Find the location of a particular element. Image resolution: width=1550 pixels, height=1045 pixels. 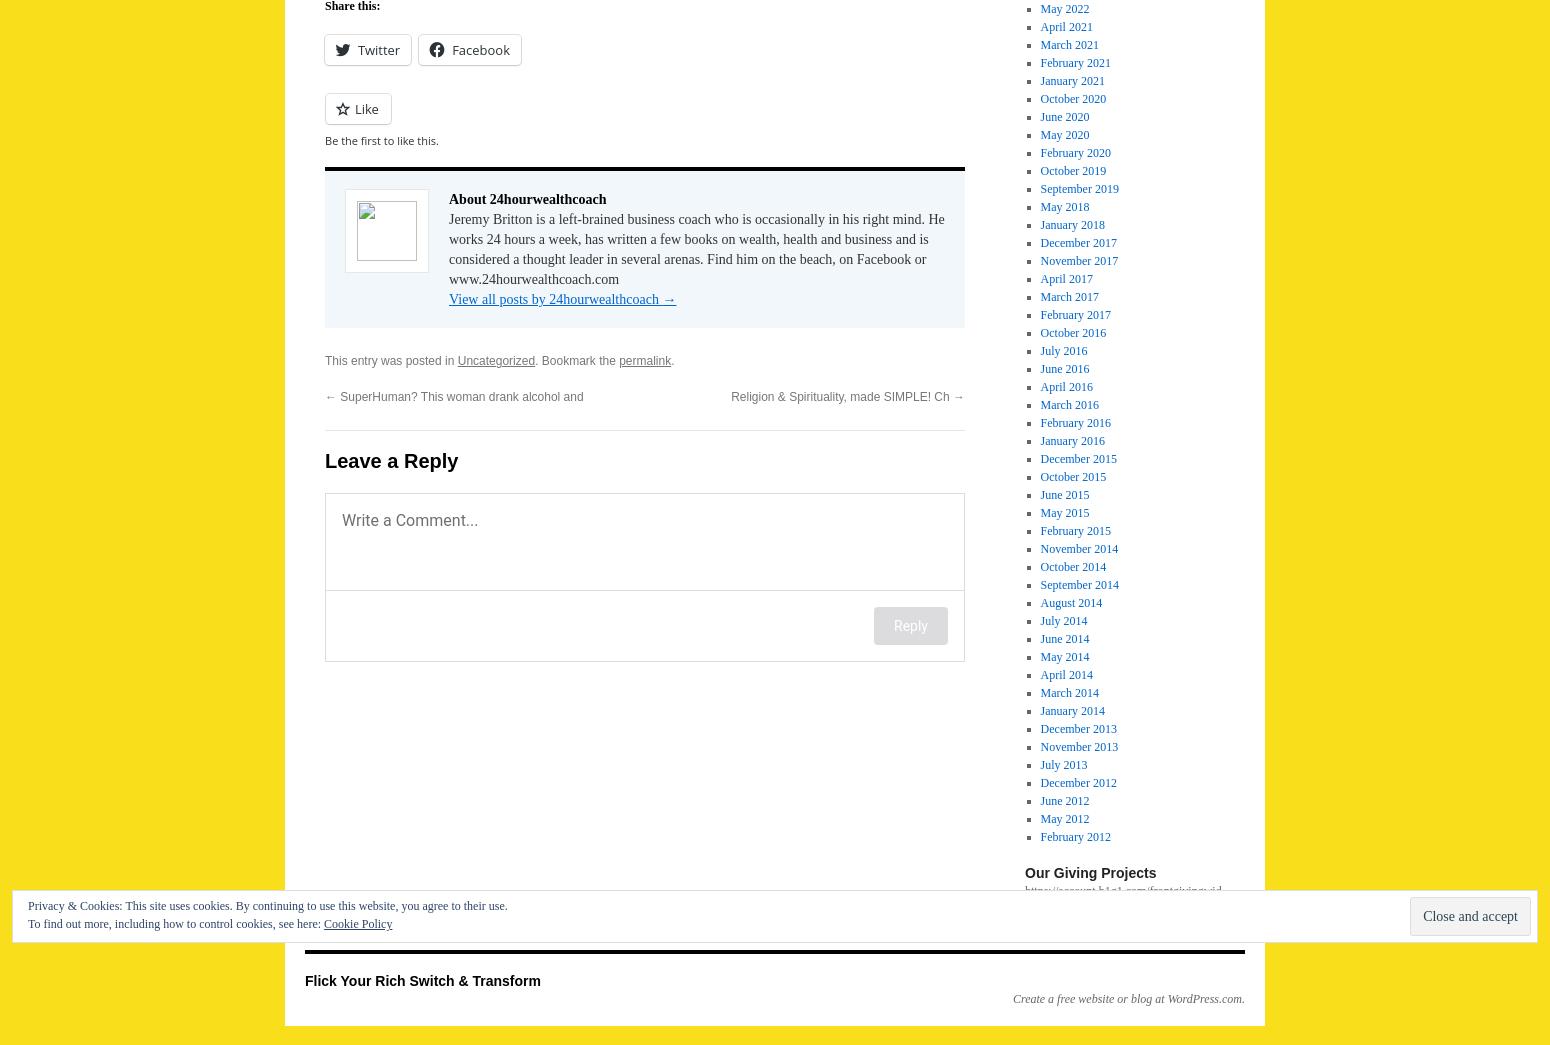

'October 2014' is located at coordinates (1073, 567).